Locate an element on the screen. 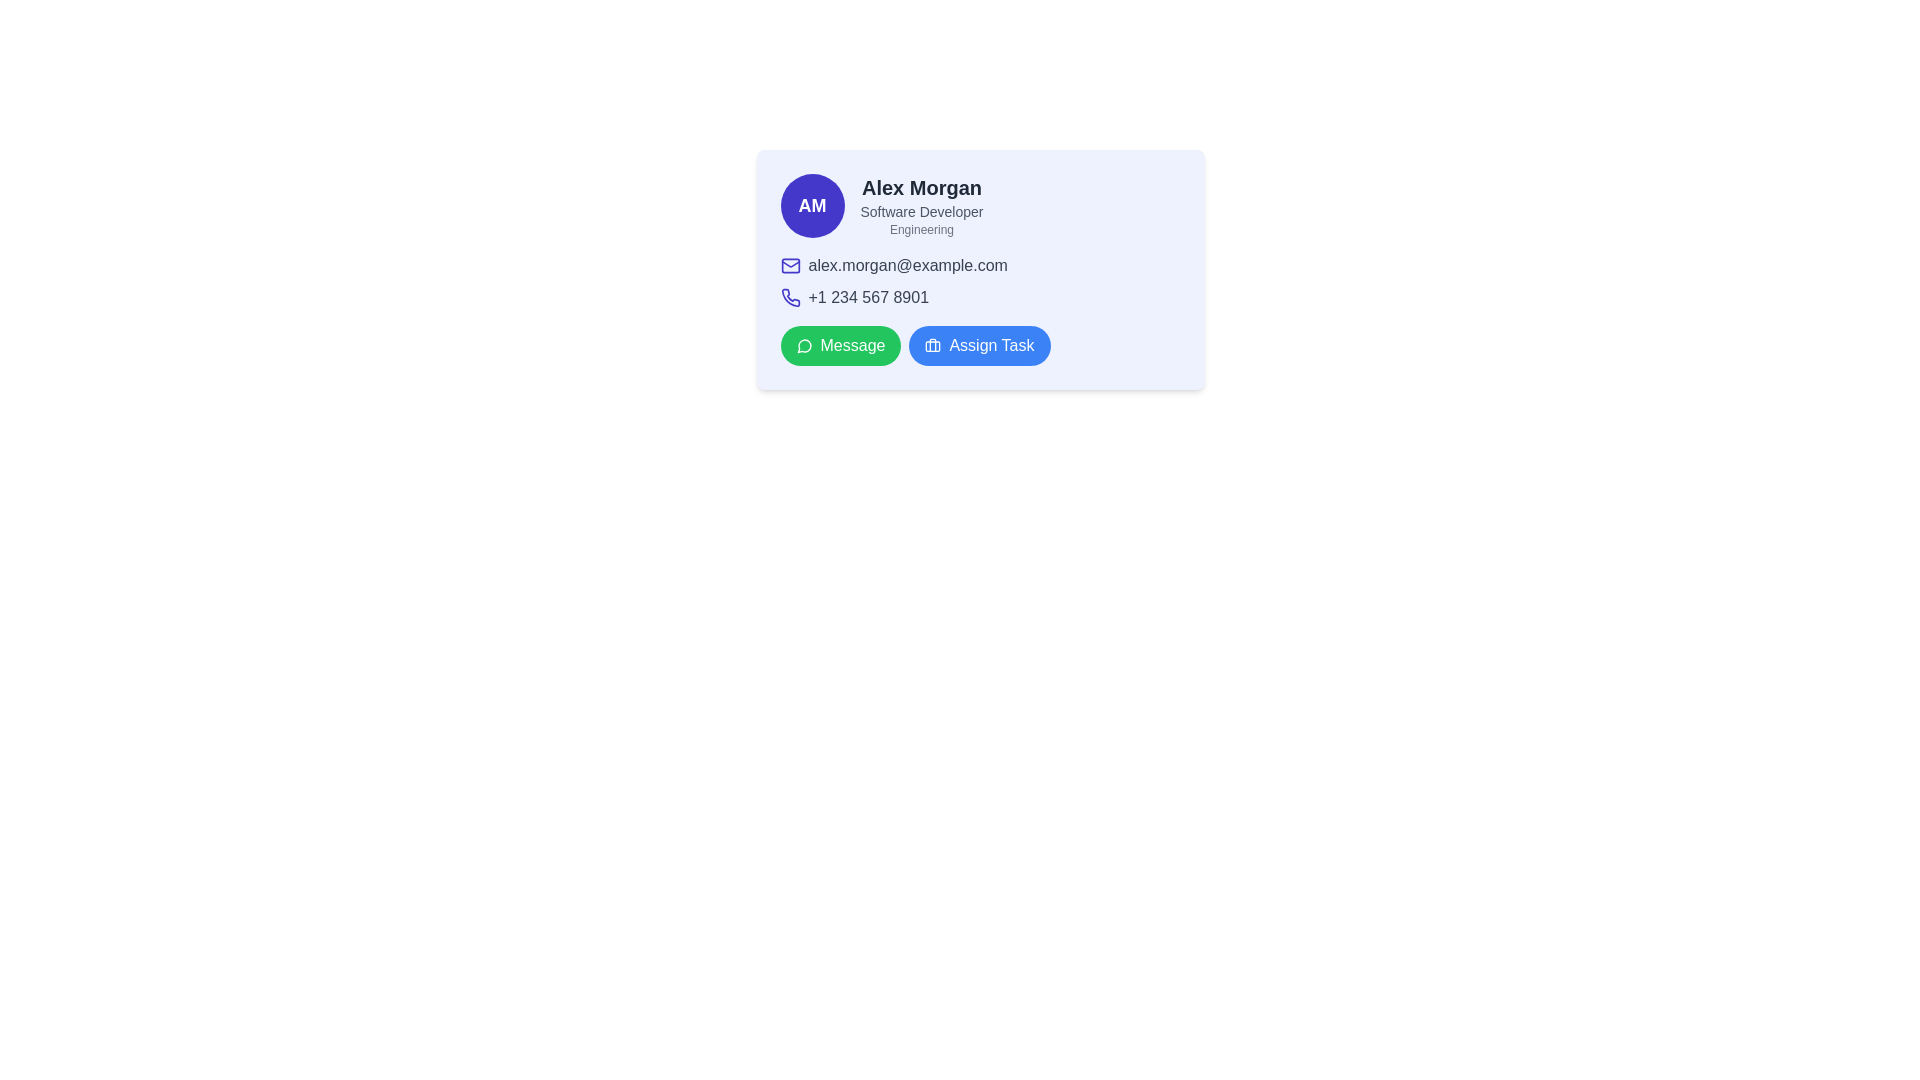 This screenshot has width=1920, height=1080. the SVG rectangle shape within the briefcase icon, located to the left of the 'Assign Task' button is located at coordinates (932, 345).